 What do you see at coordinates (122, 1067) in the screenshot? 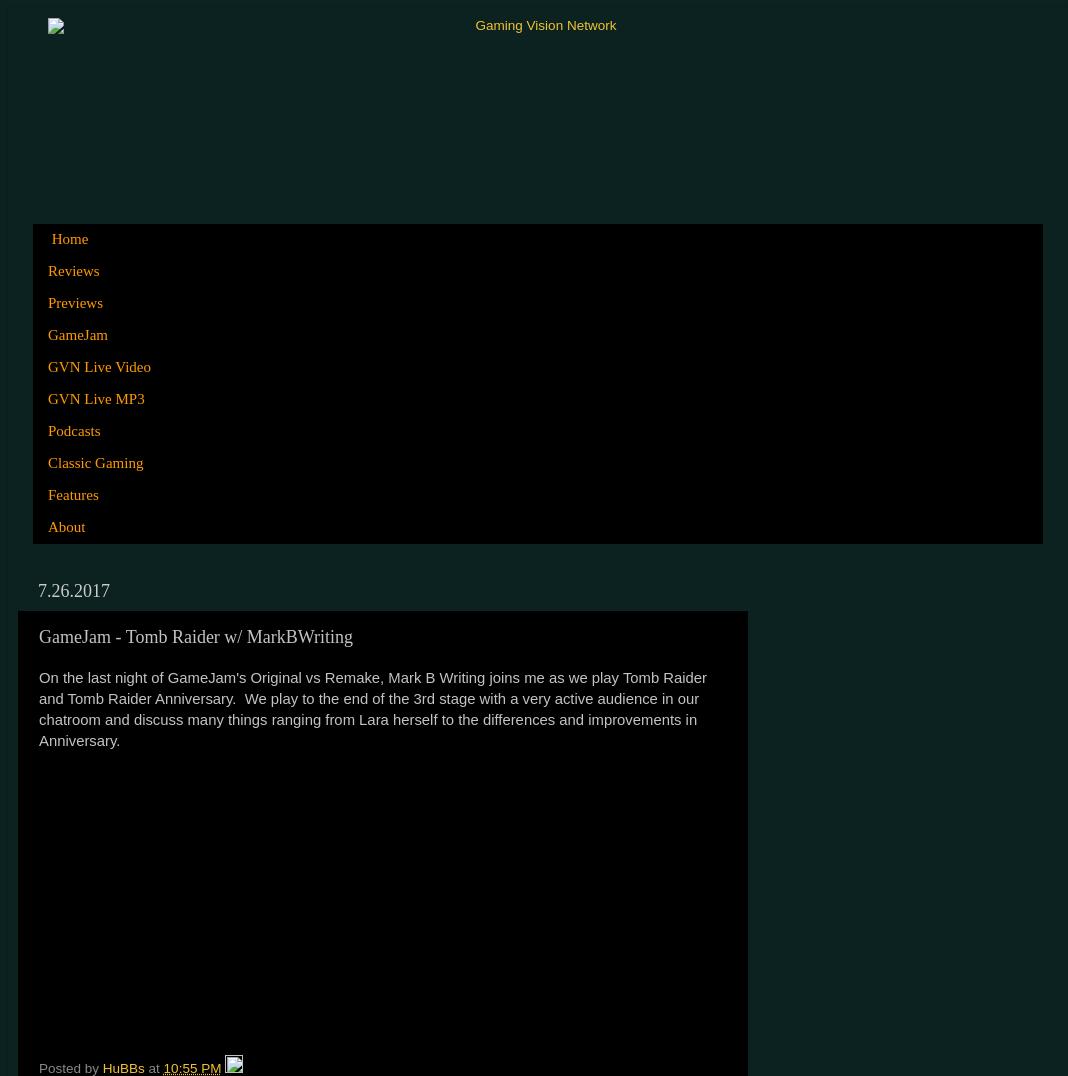
I see `'HuBBs'` at bounding box center [122, 1067].